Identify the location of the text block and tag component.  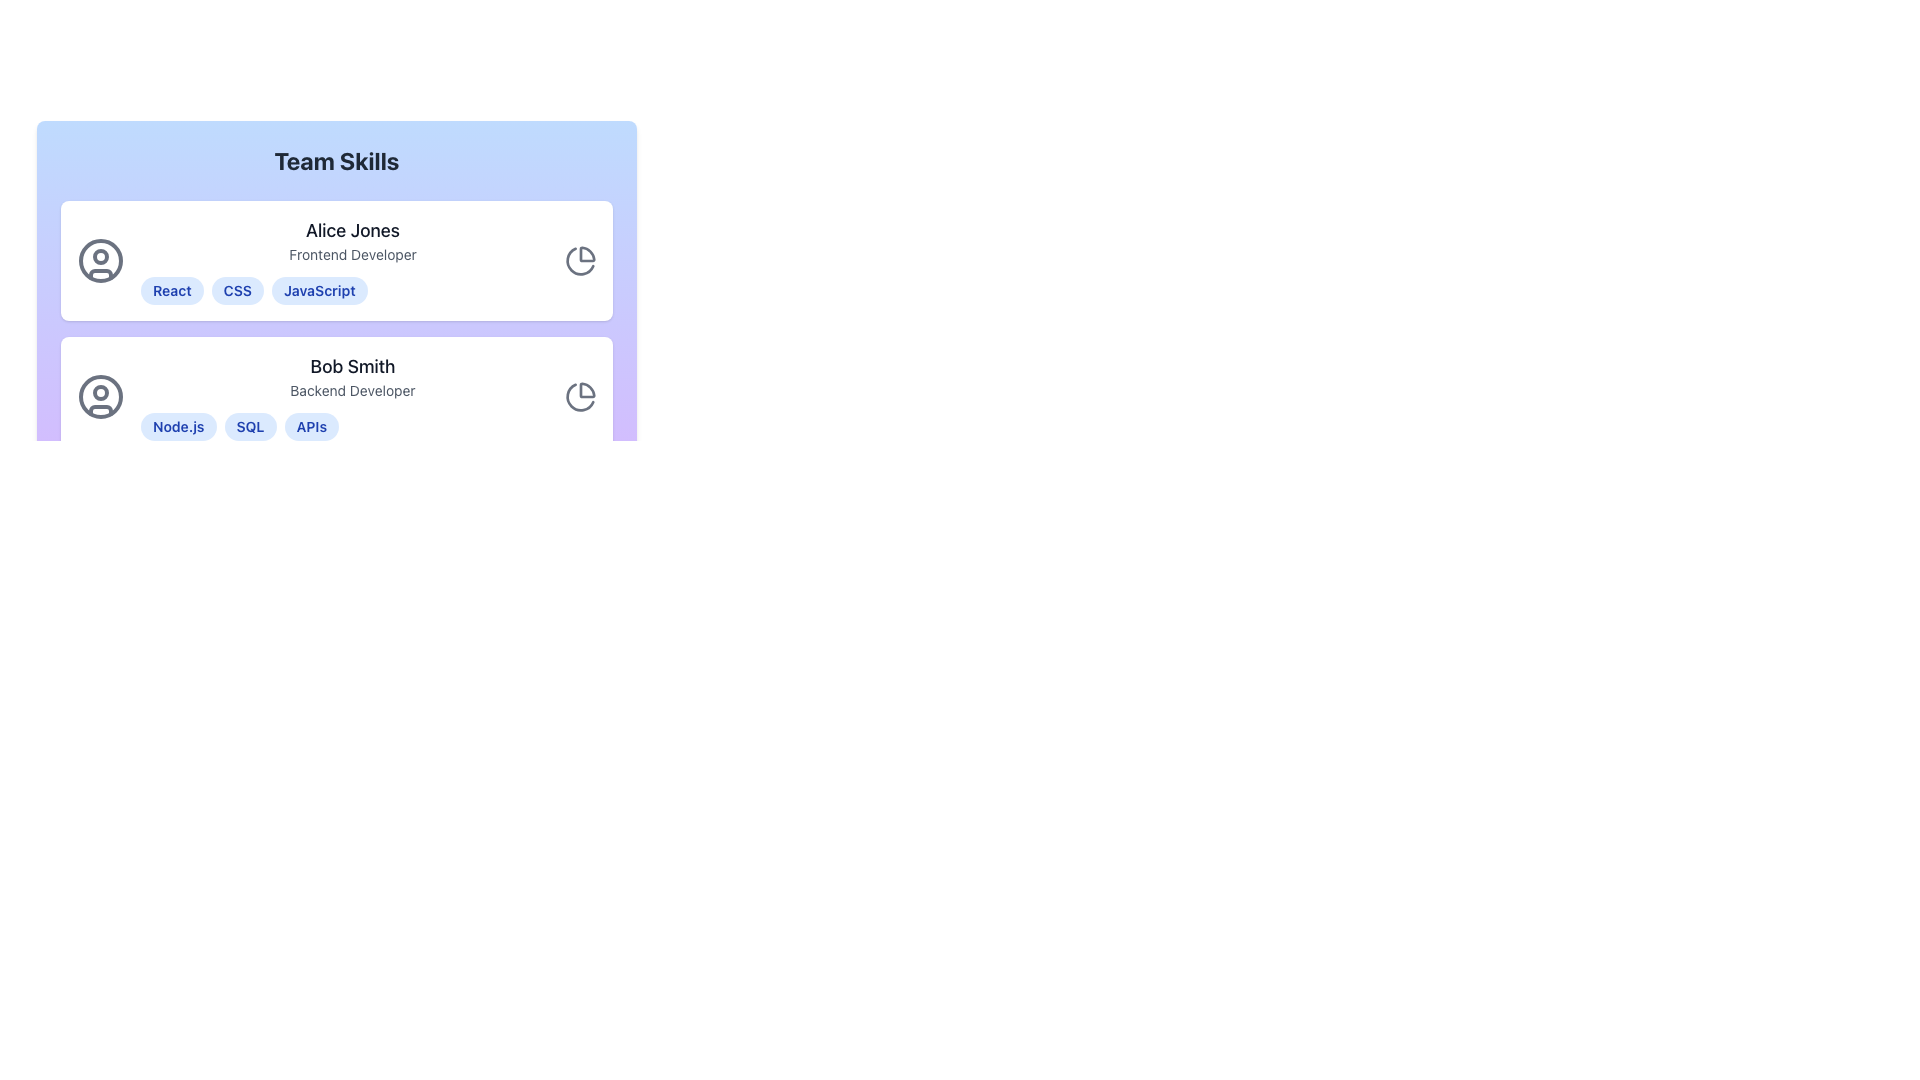
(353, 397).